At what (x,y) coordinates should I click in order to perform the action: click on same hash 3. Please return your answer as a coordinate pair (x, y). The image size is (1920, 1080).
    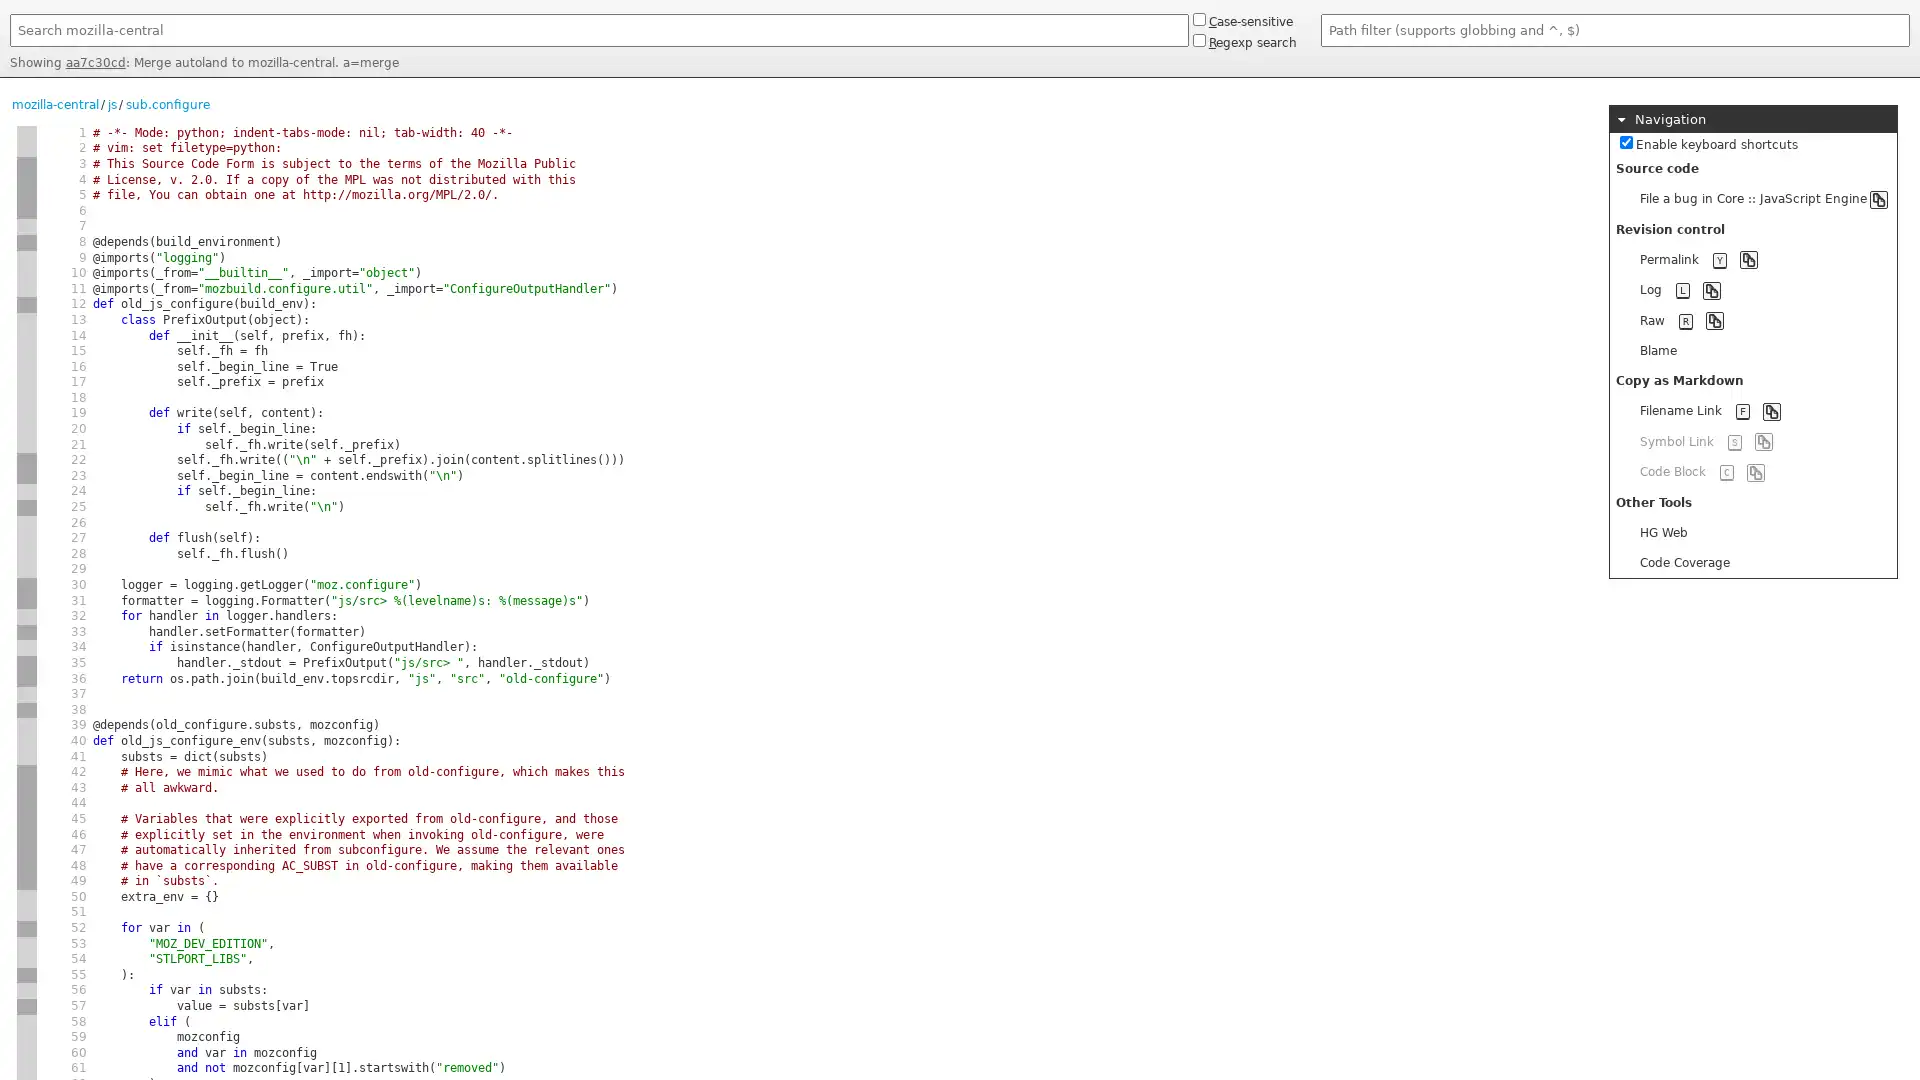
    Looking at the image, I should click on (27, 1052).